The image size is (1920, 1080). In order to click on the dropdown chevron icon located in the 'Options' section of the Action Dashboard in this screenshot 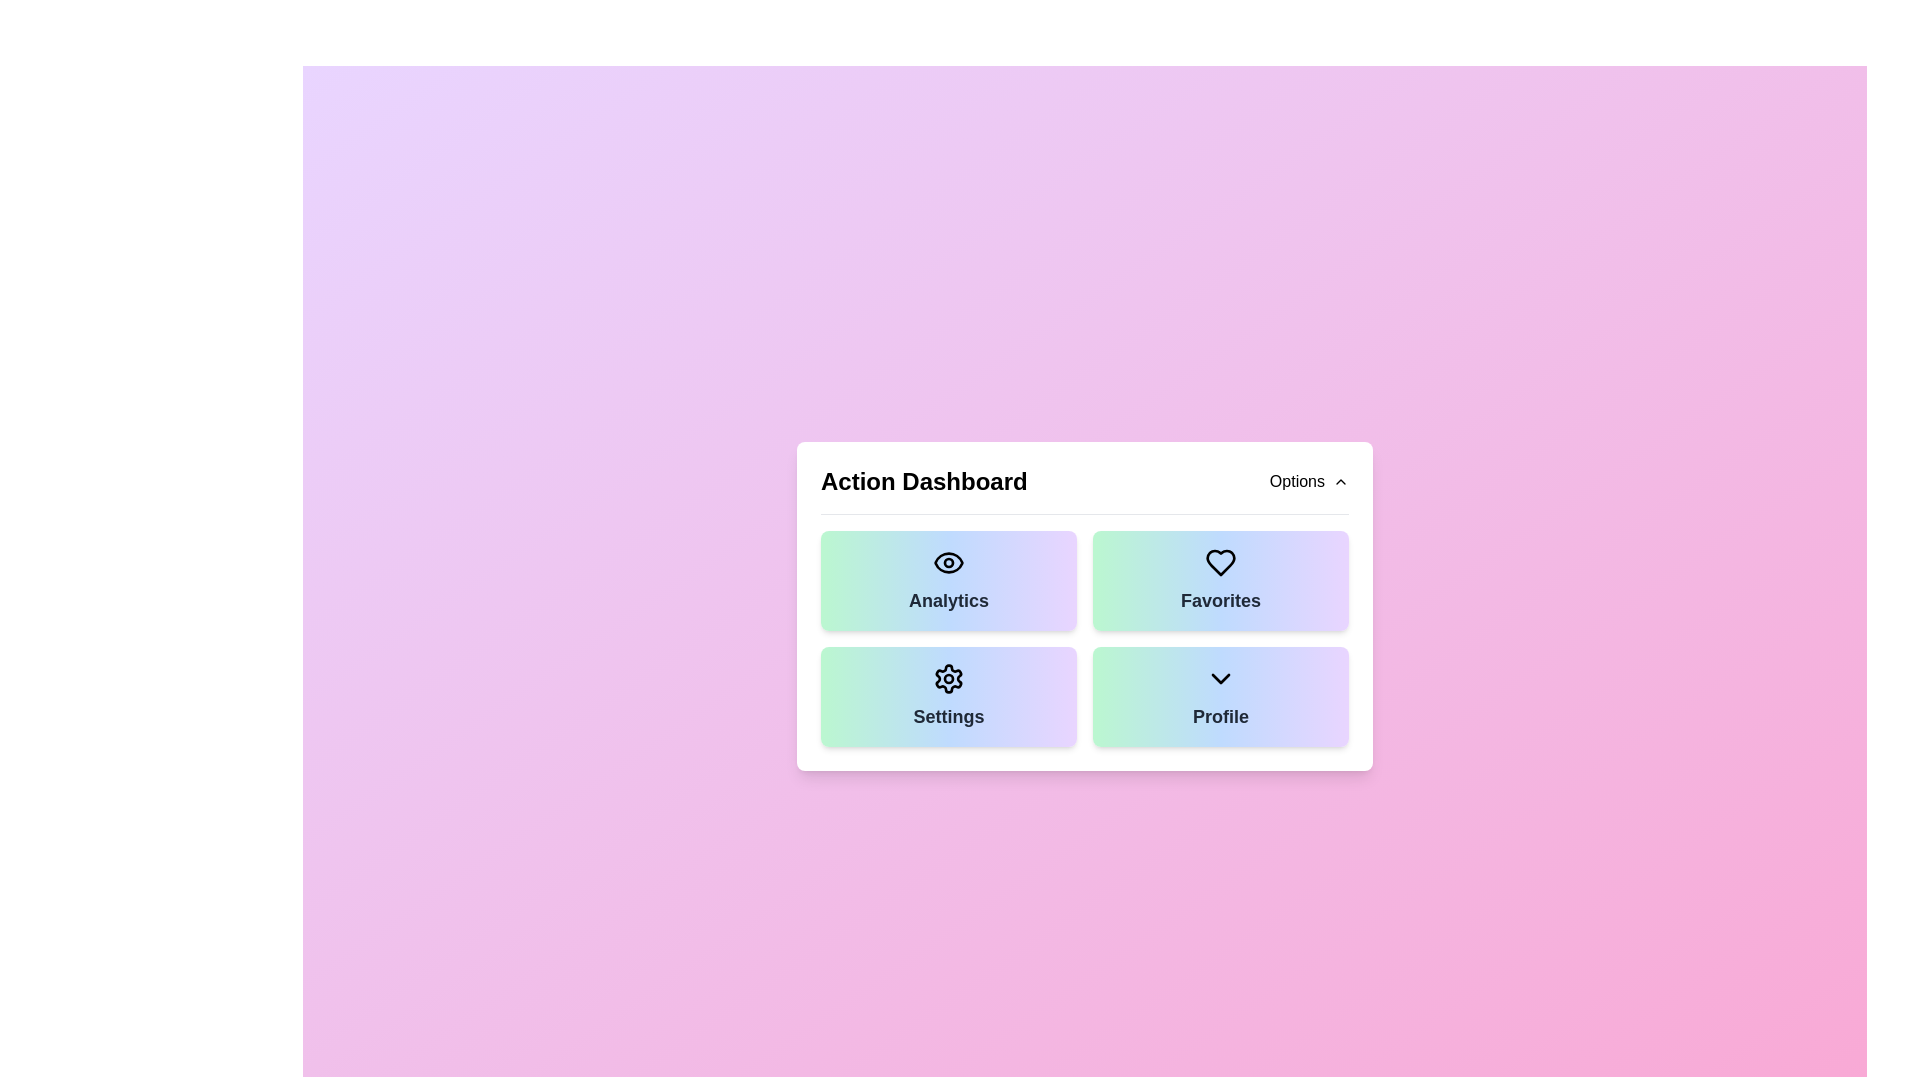, I will do `click(1219, 677)`.